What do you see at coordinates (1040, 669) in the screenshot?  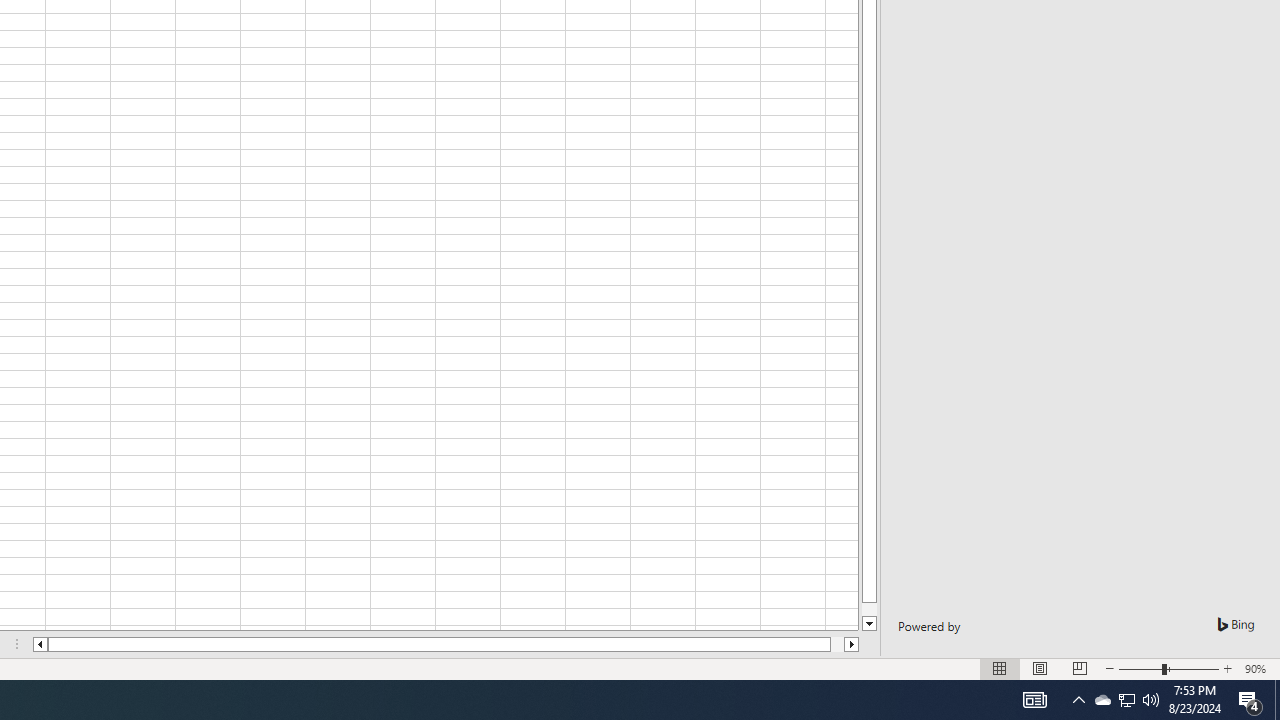 I see `'Page Layout'` at bounding box center [1040, 669].